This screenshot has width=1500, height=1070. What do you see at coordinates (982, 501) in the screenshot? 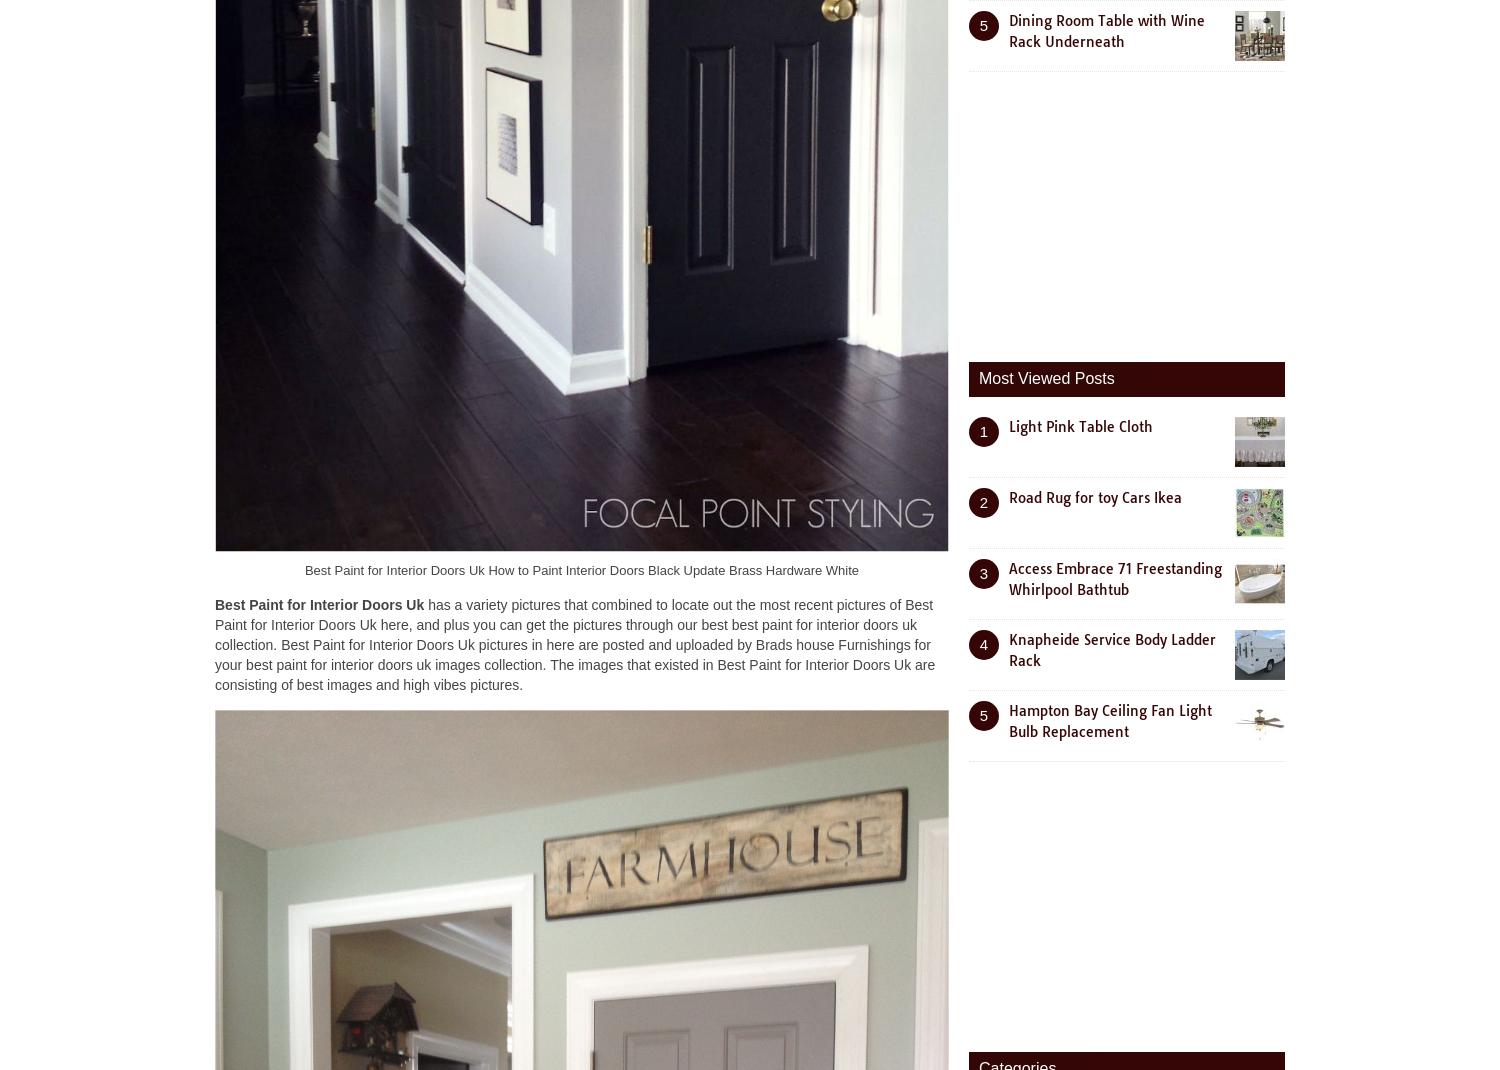
I see `'2'` at bounding box center [982, 501].